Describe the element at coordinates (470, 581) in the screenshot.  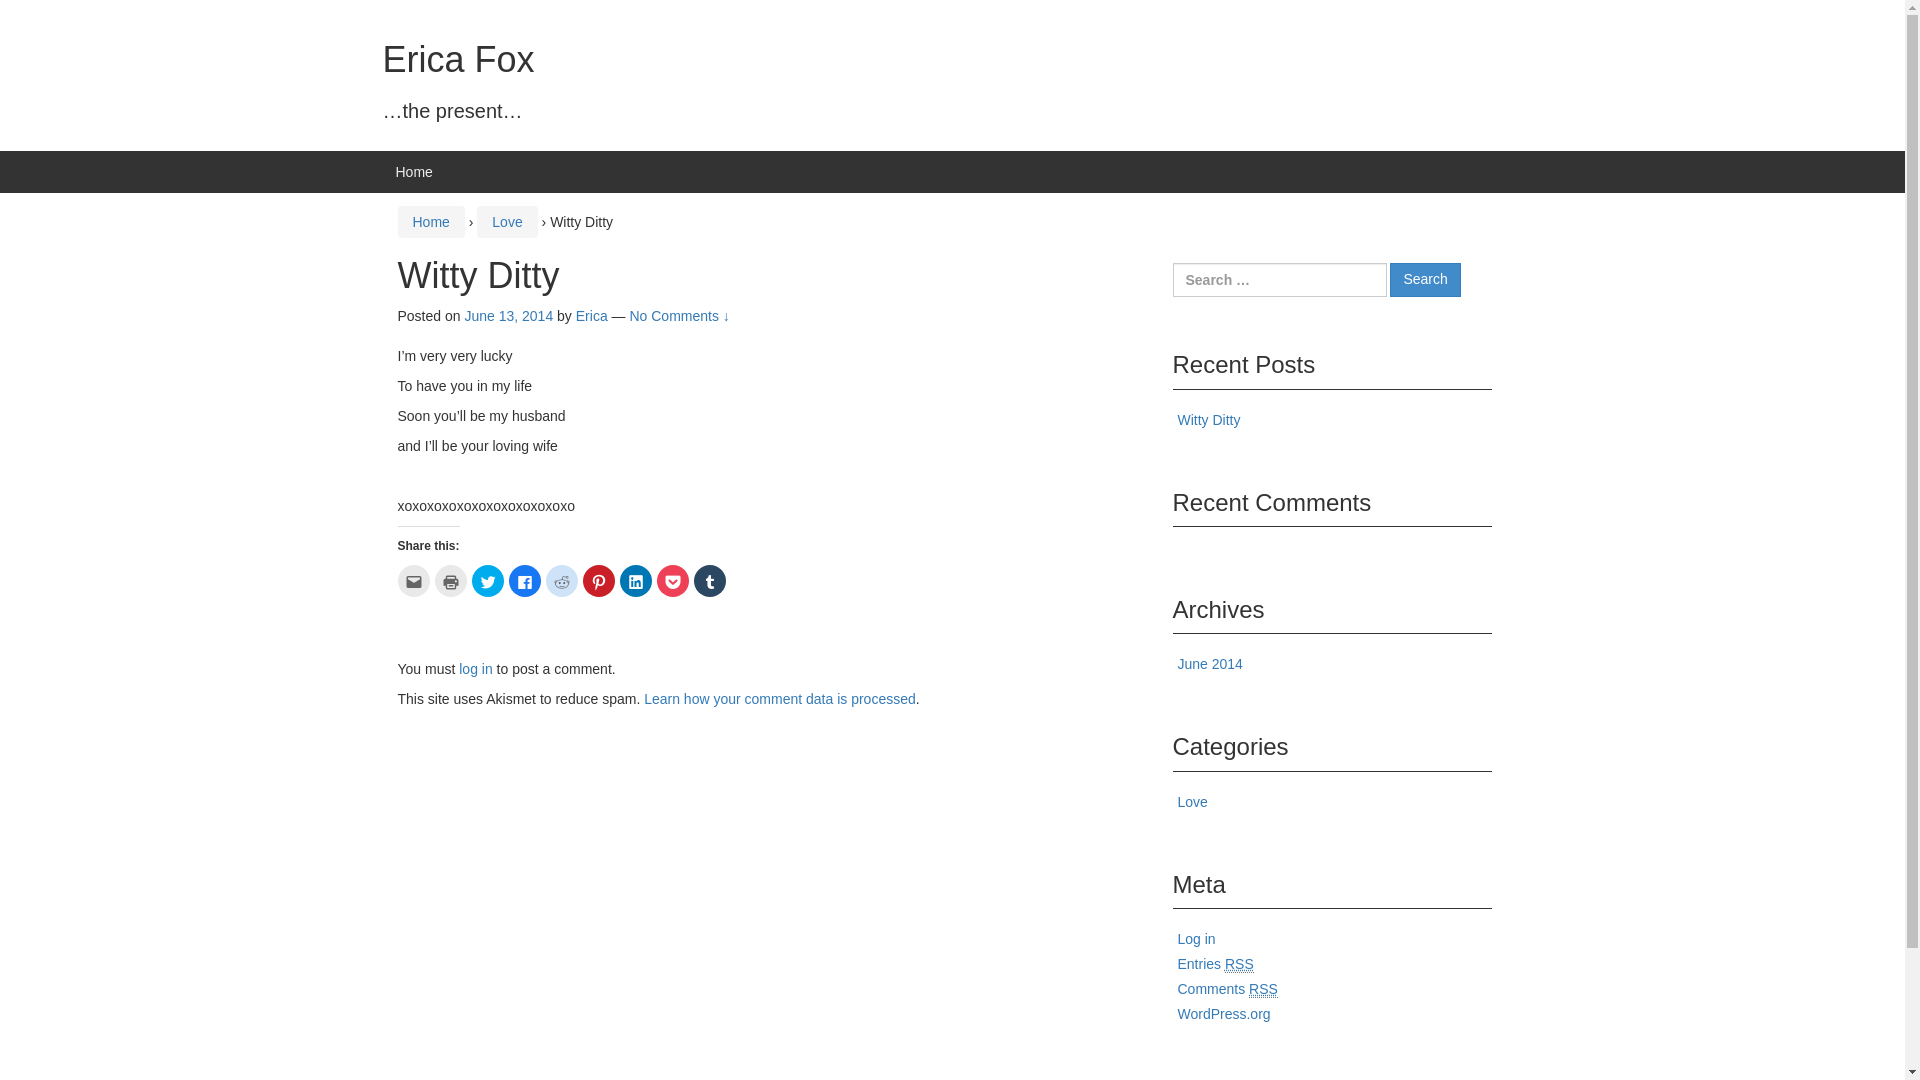
I see `'Click to share on Twitter (Opens in new window)'` at that location.